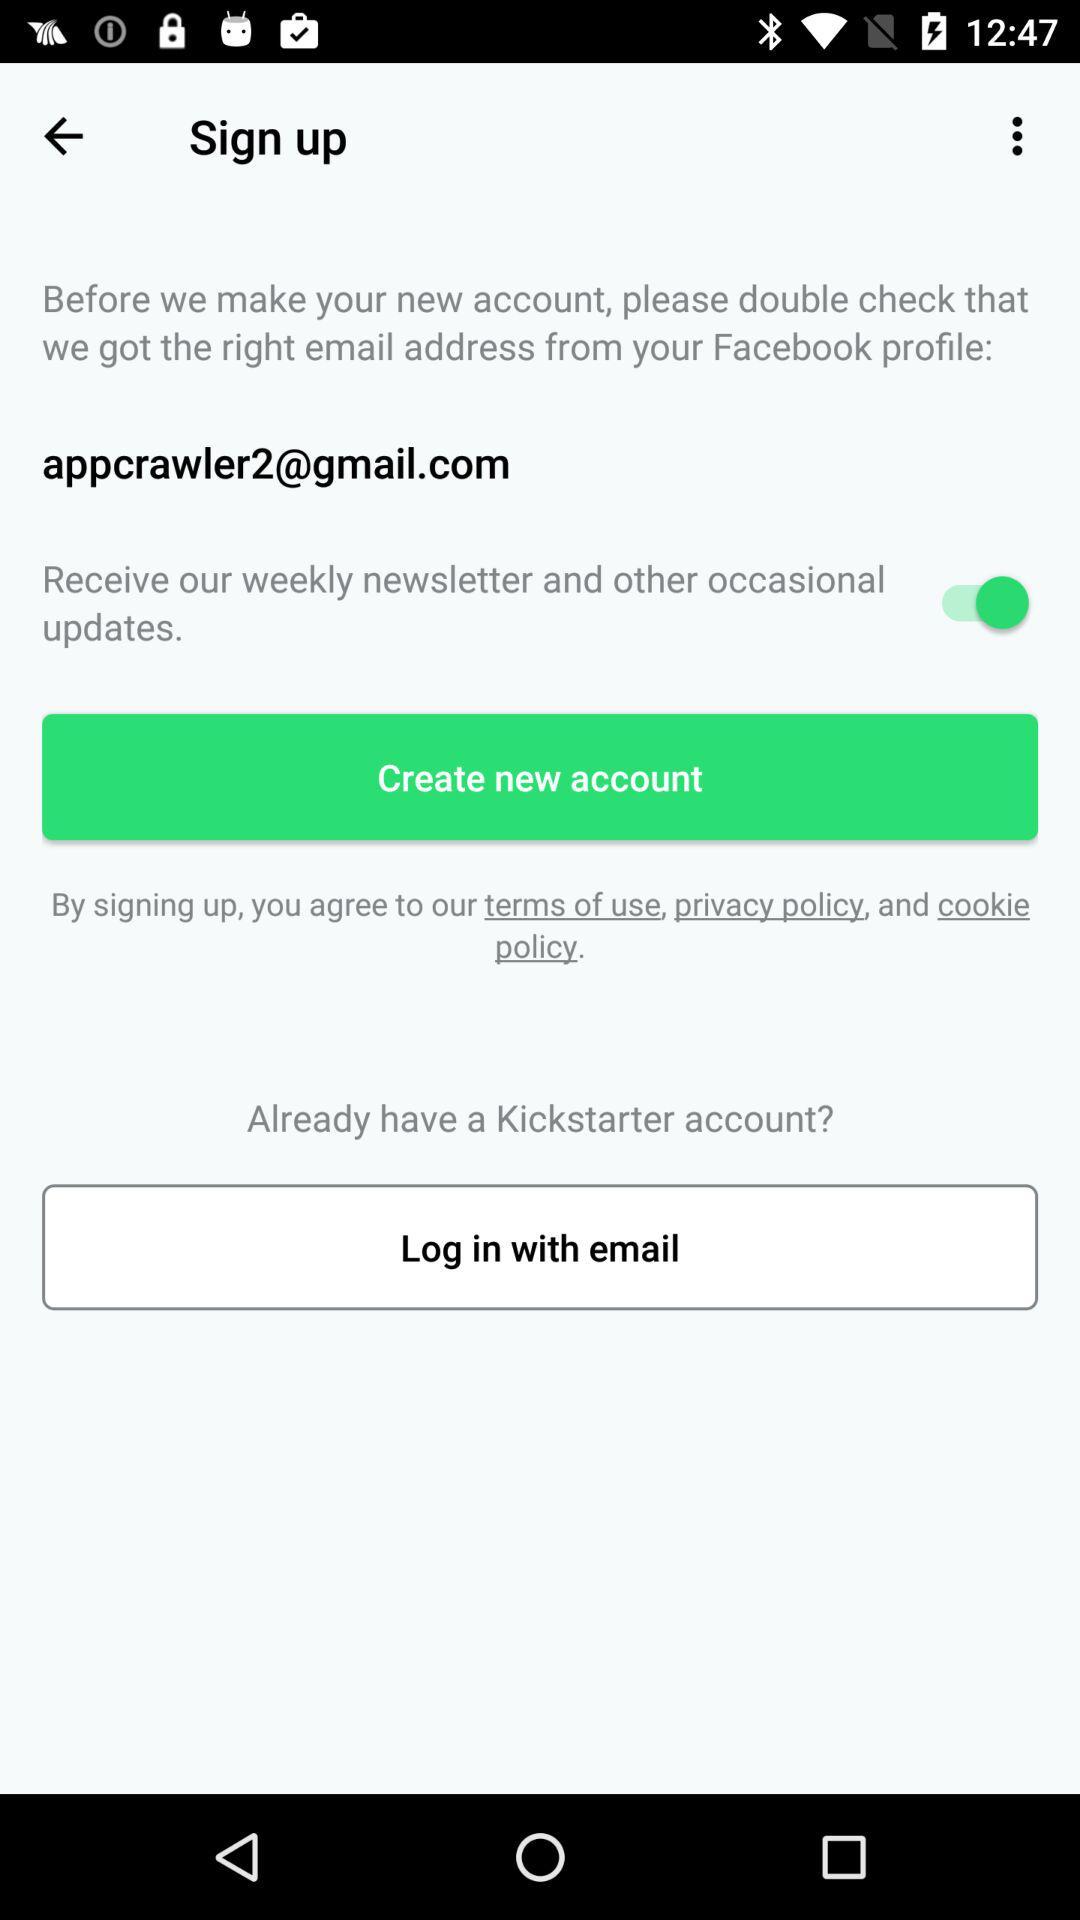 Image resolution: width=1080 pixels, height=1920 pixels. What do you see at coordinates (540, 601) in the screenshot?
I see `receive our weekly icon` at bounding box center [540, 601].